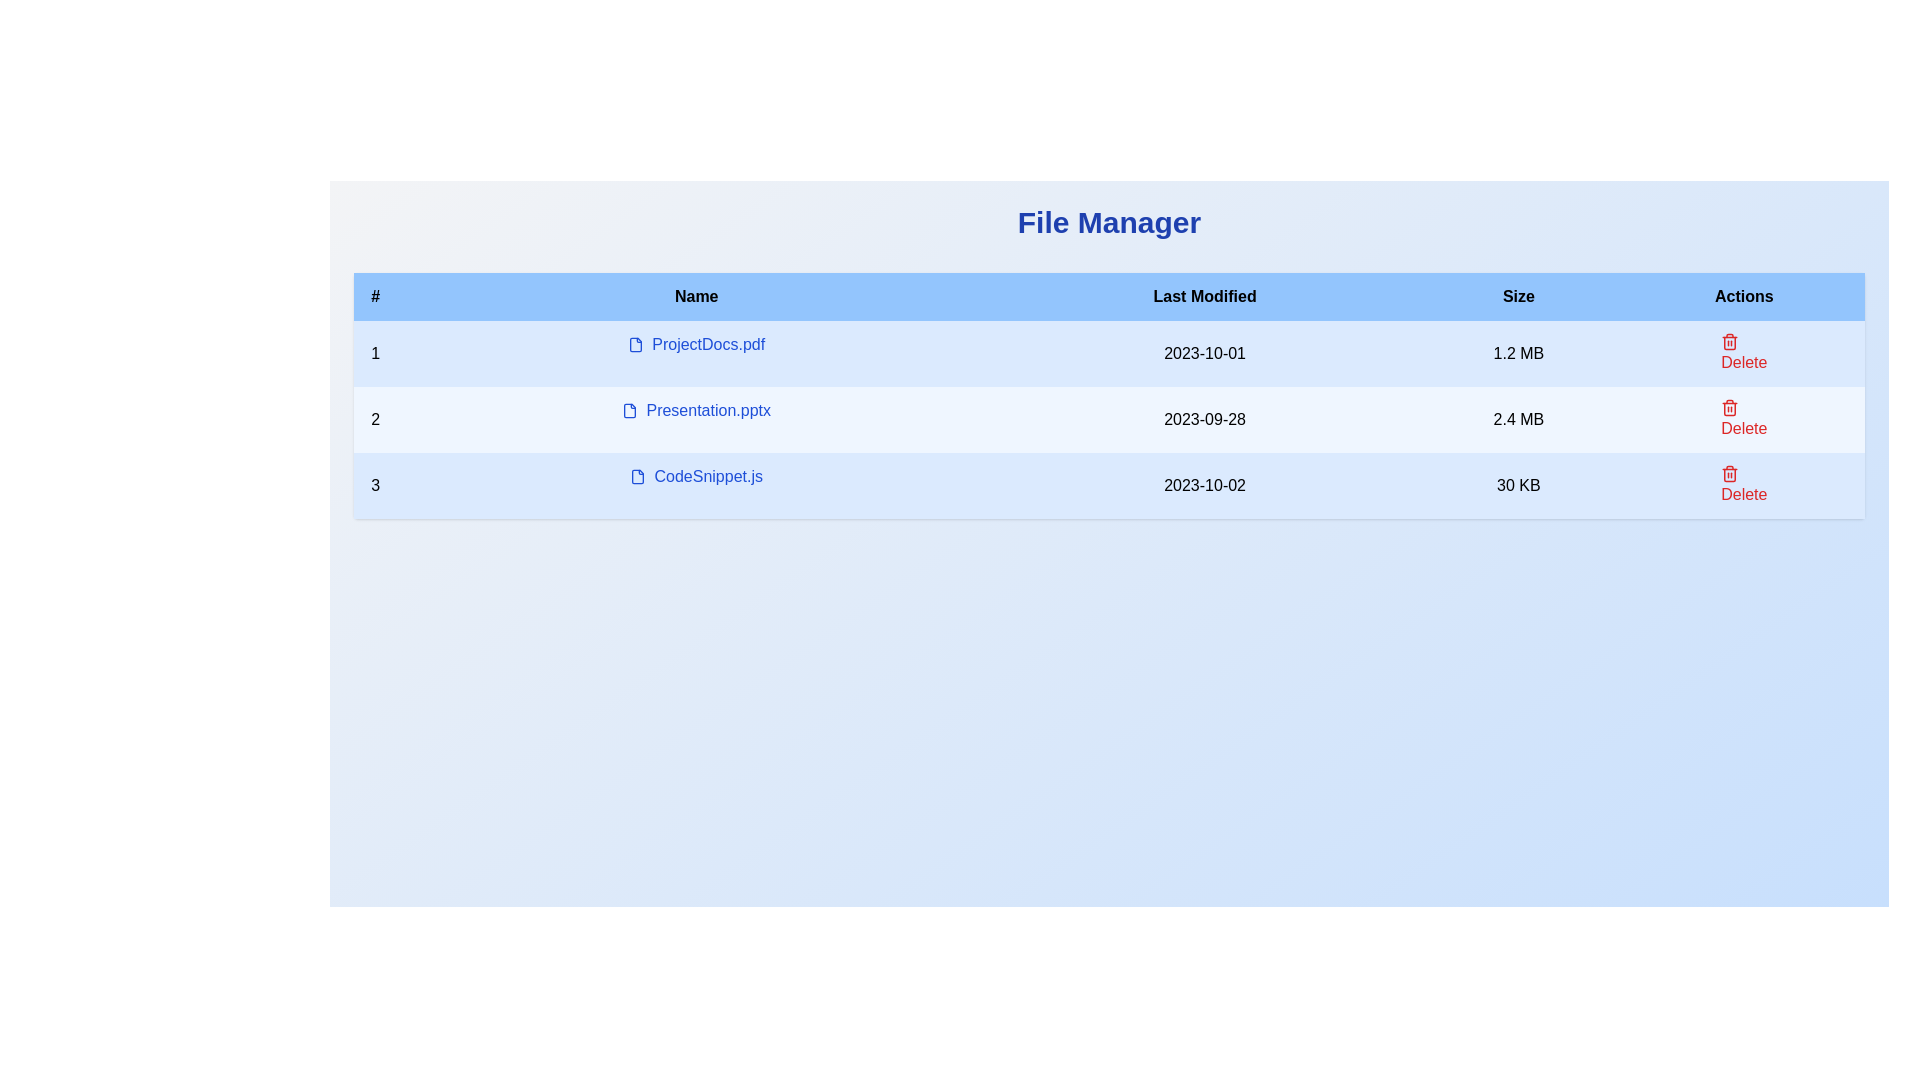  What do you see at coordinates (1108, 486) in the screenshot?
I see `on the third table row representing a file entry in the file manager` at bounding box center [1108, 486].